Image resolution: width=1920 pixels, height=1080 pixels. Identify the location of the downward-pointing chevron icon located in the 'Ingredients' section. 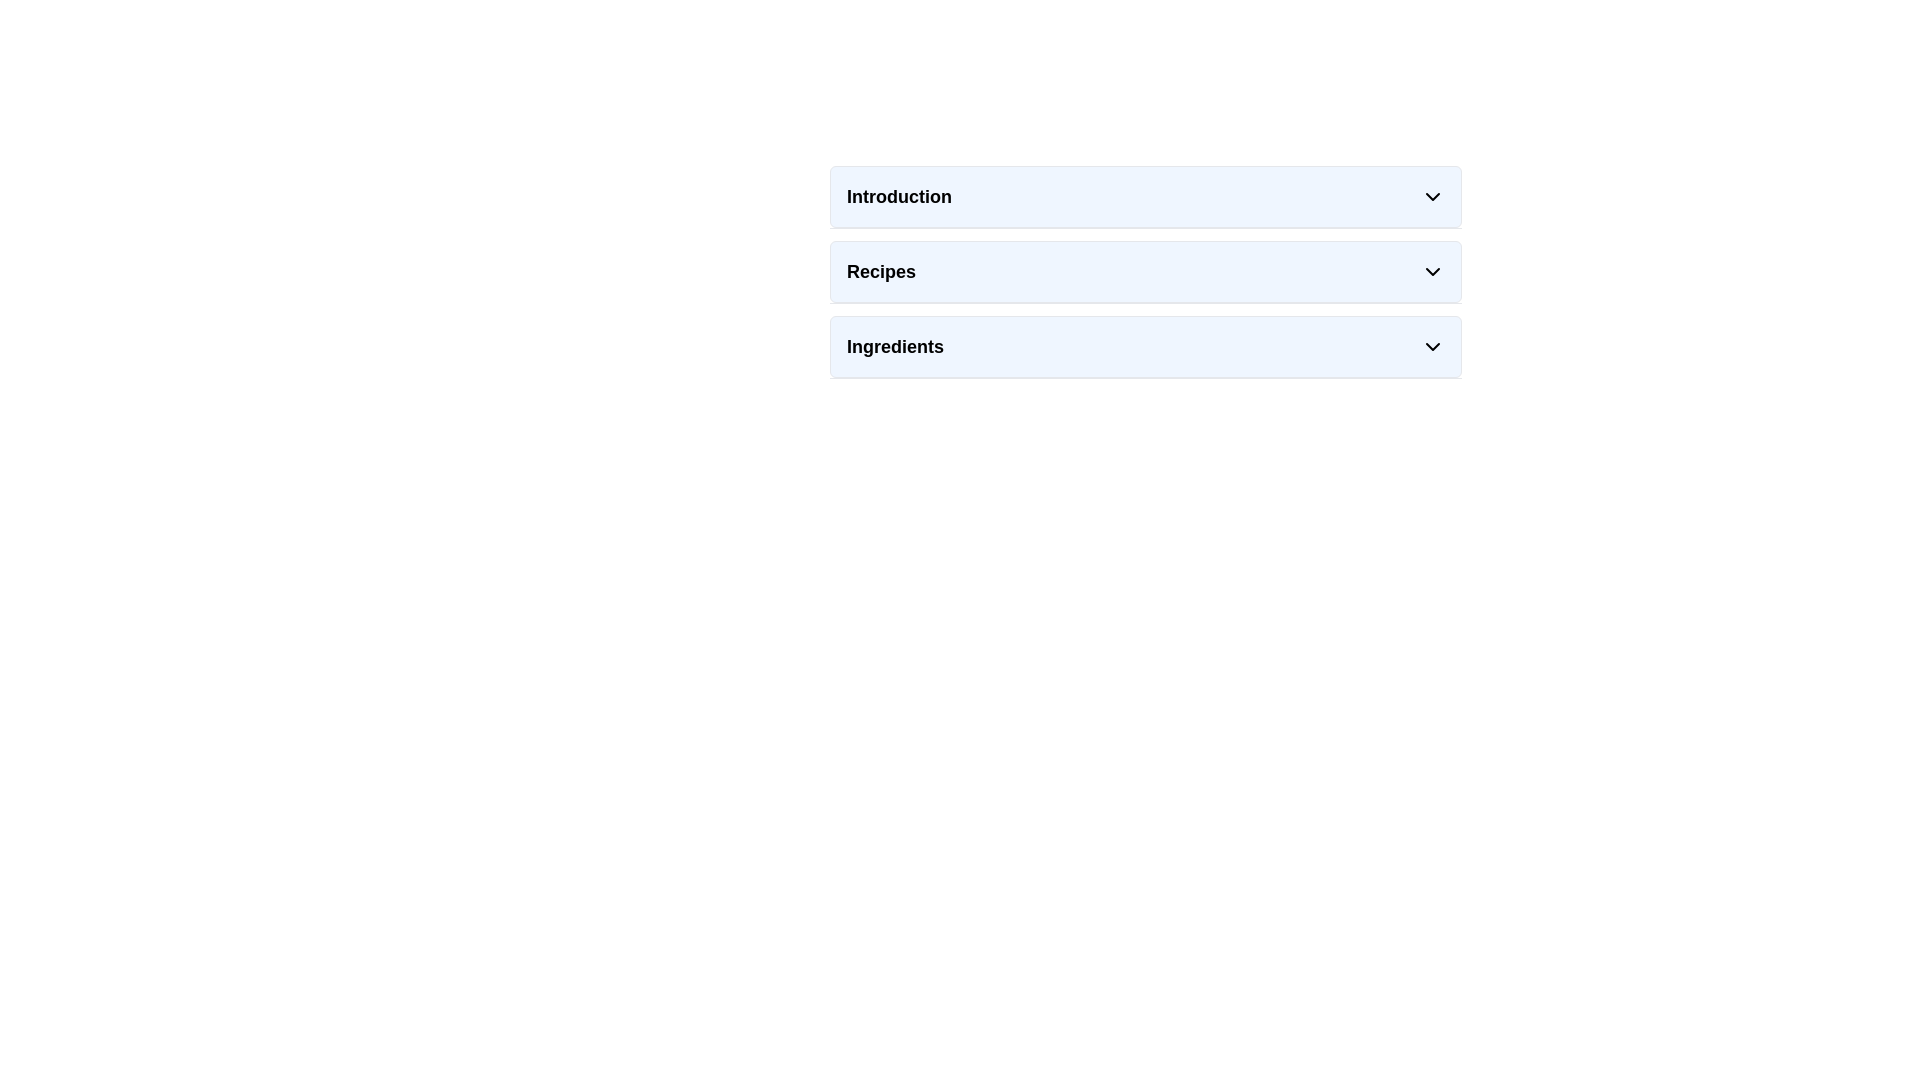
(1432, 346).